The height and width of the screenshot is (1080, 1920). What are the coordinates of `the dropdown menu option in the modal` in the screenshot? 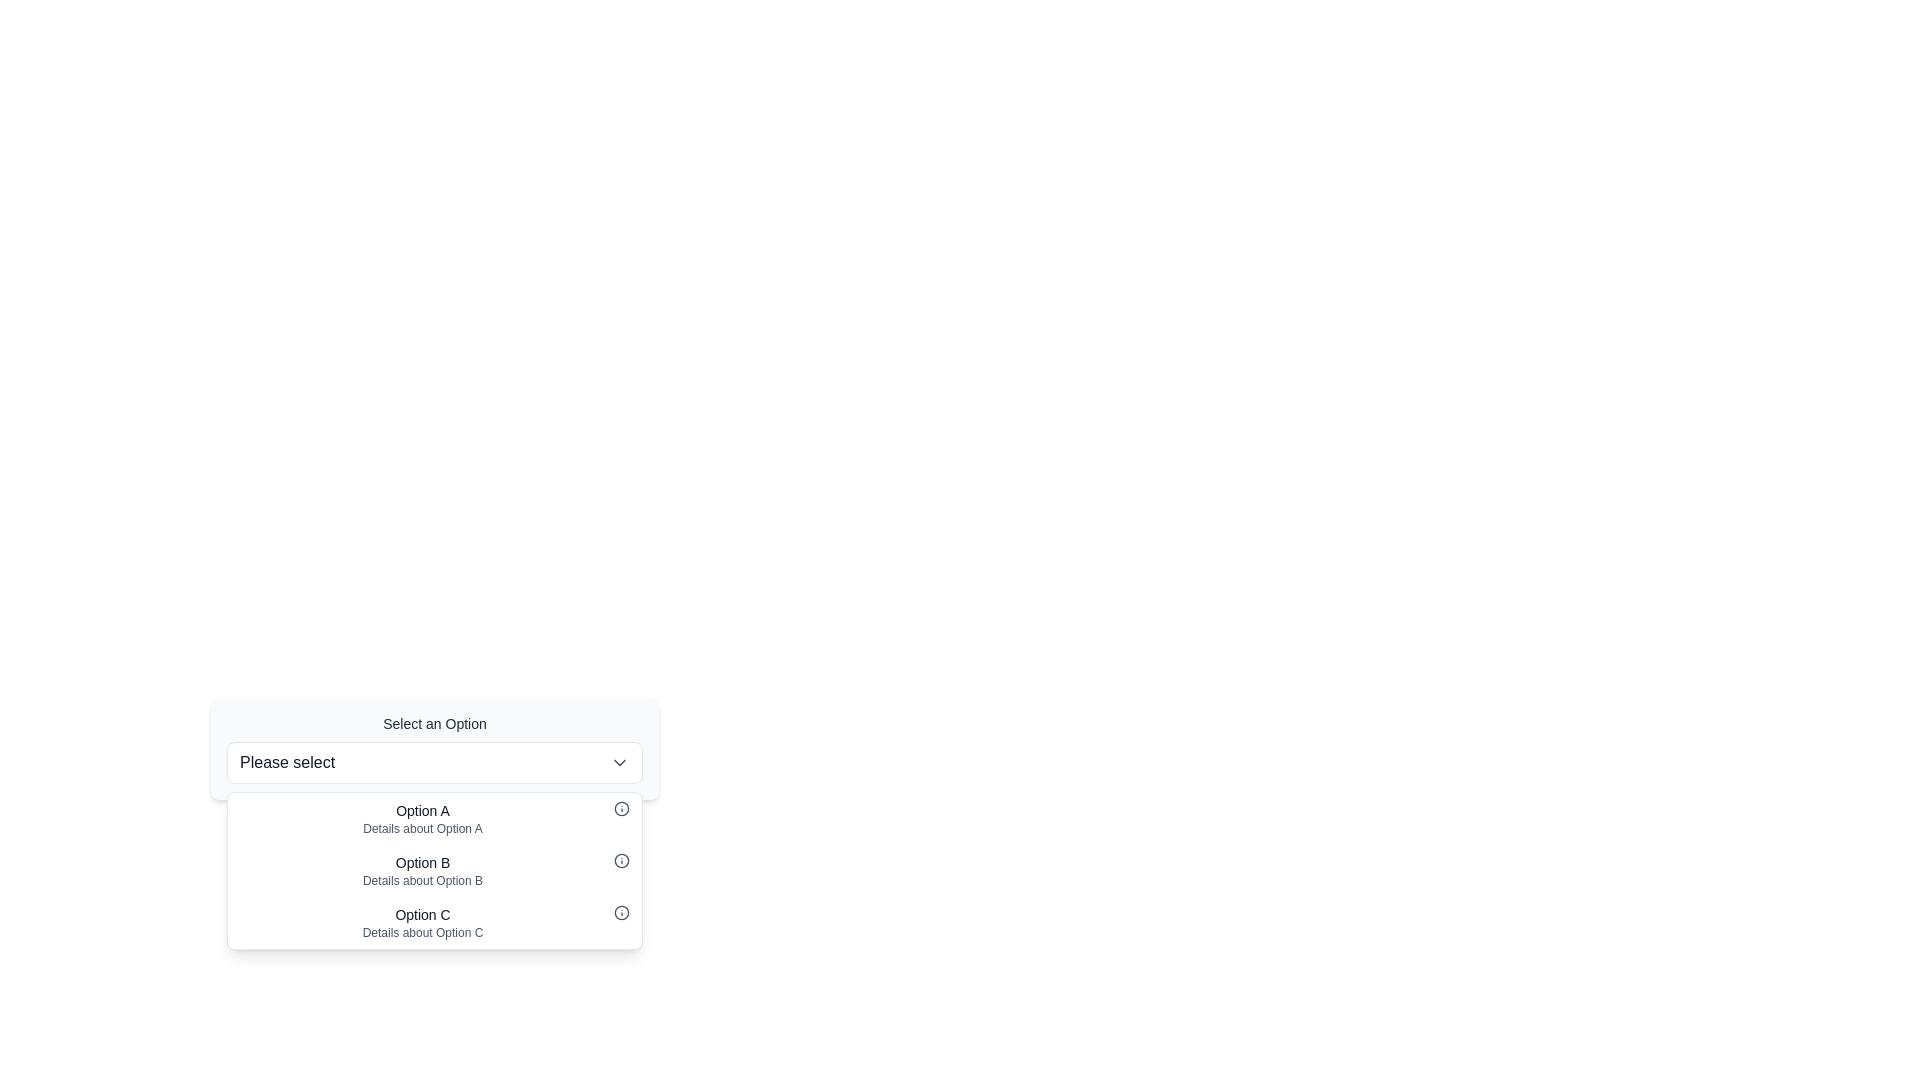 It's located at (434, 827).